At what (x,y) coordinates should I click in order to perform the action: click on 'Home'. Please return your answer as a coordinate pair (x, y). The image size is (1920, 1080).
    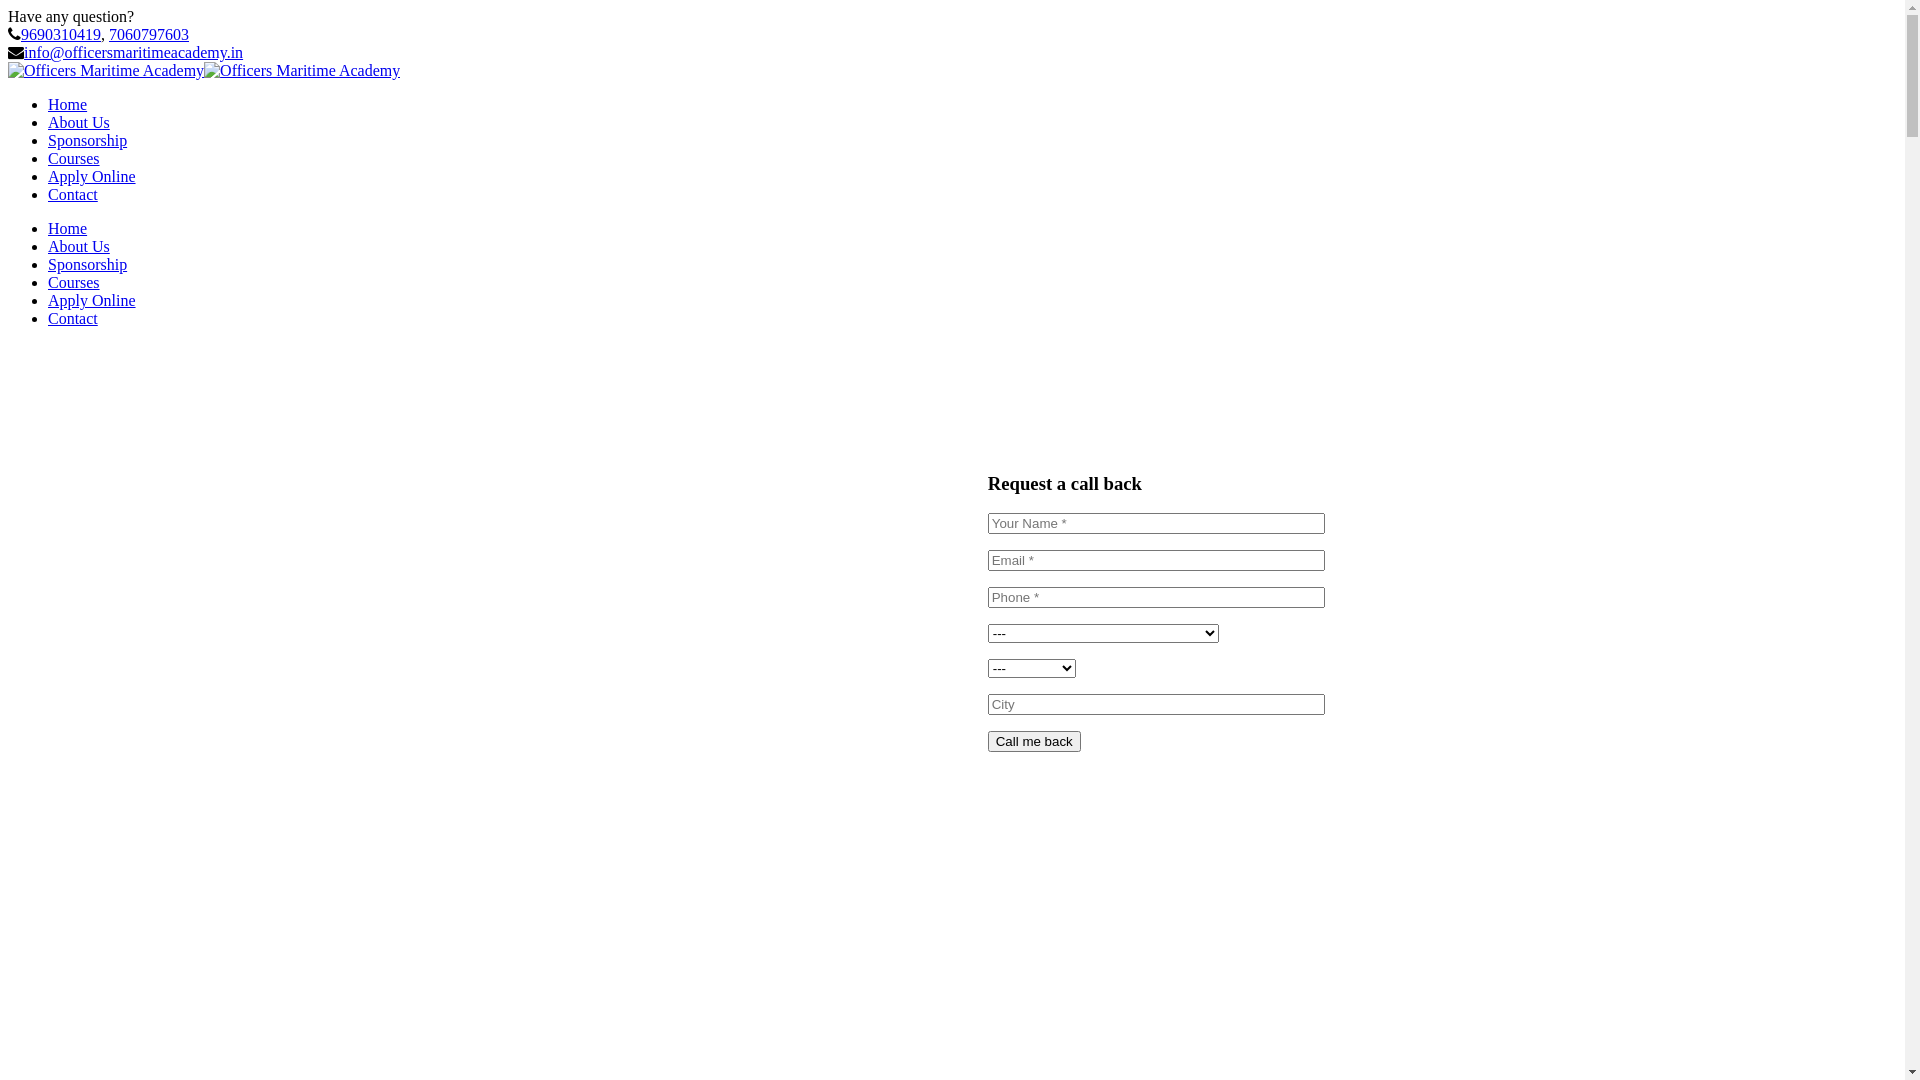
    Looking at the image, I should click on (67, 104).